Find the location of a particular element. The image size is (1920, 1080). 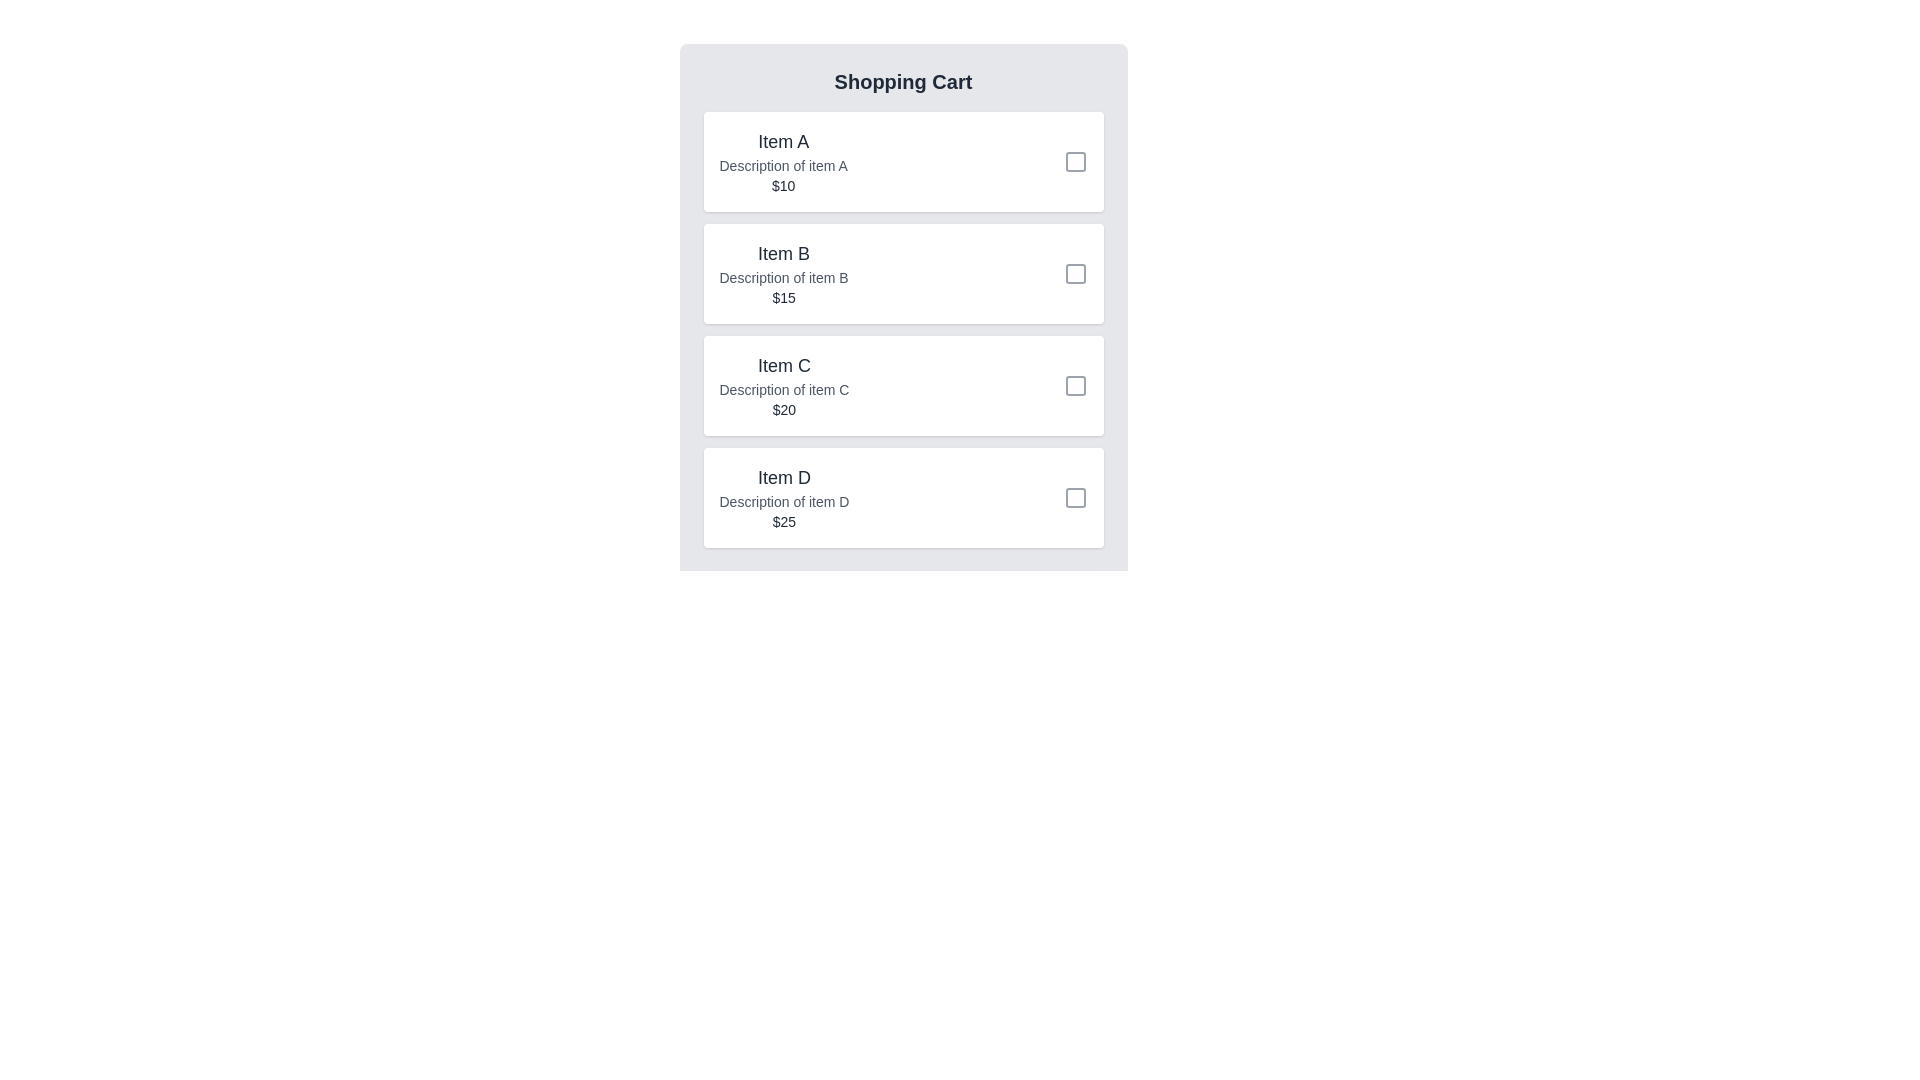

the static text label that displays 'Item A', which is styled with a large font size in deep gray and is positioned at the top of the first entry in a shopping cart layout is located at coordinates (782, 141).